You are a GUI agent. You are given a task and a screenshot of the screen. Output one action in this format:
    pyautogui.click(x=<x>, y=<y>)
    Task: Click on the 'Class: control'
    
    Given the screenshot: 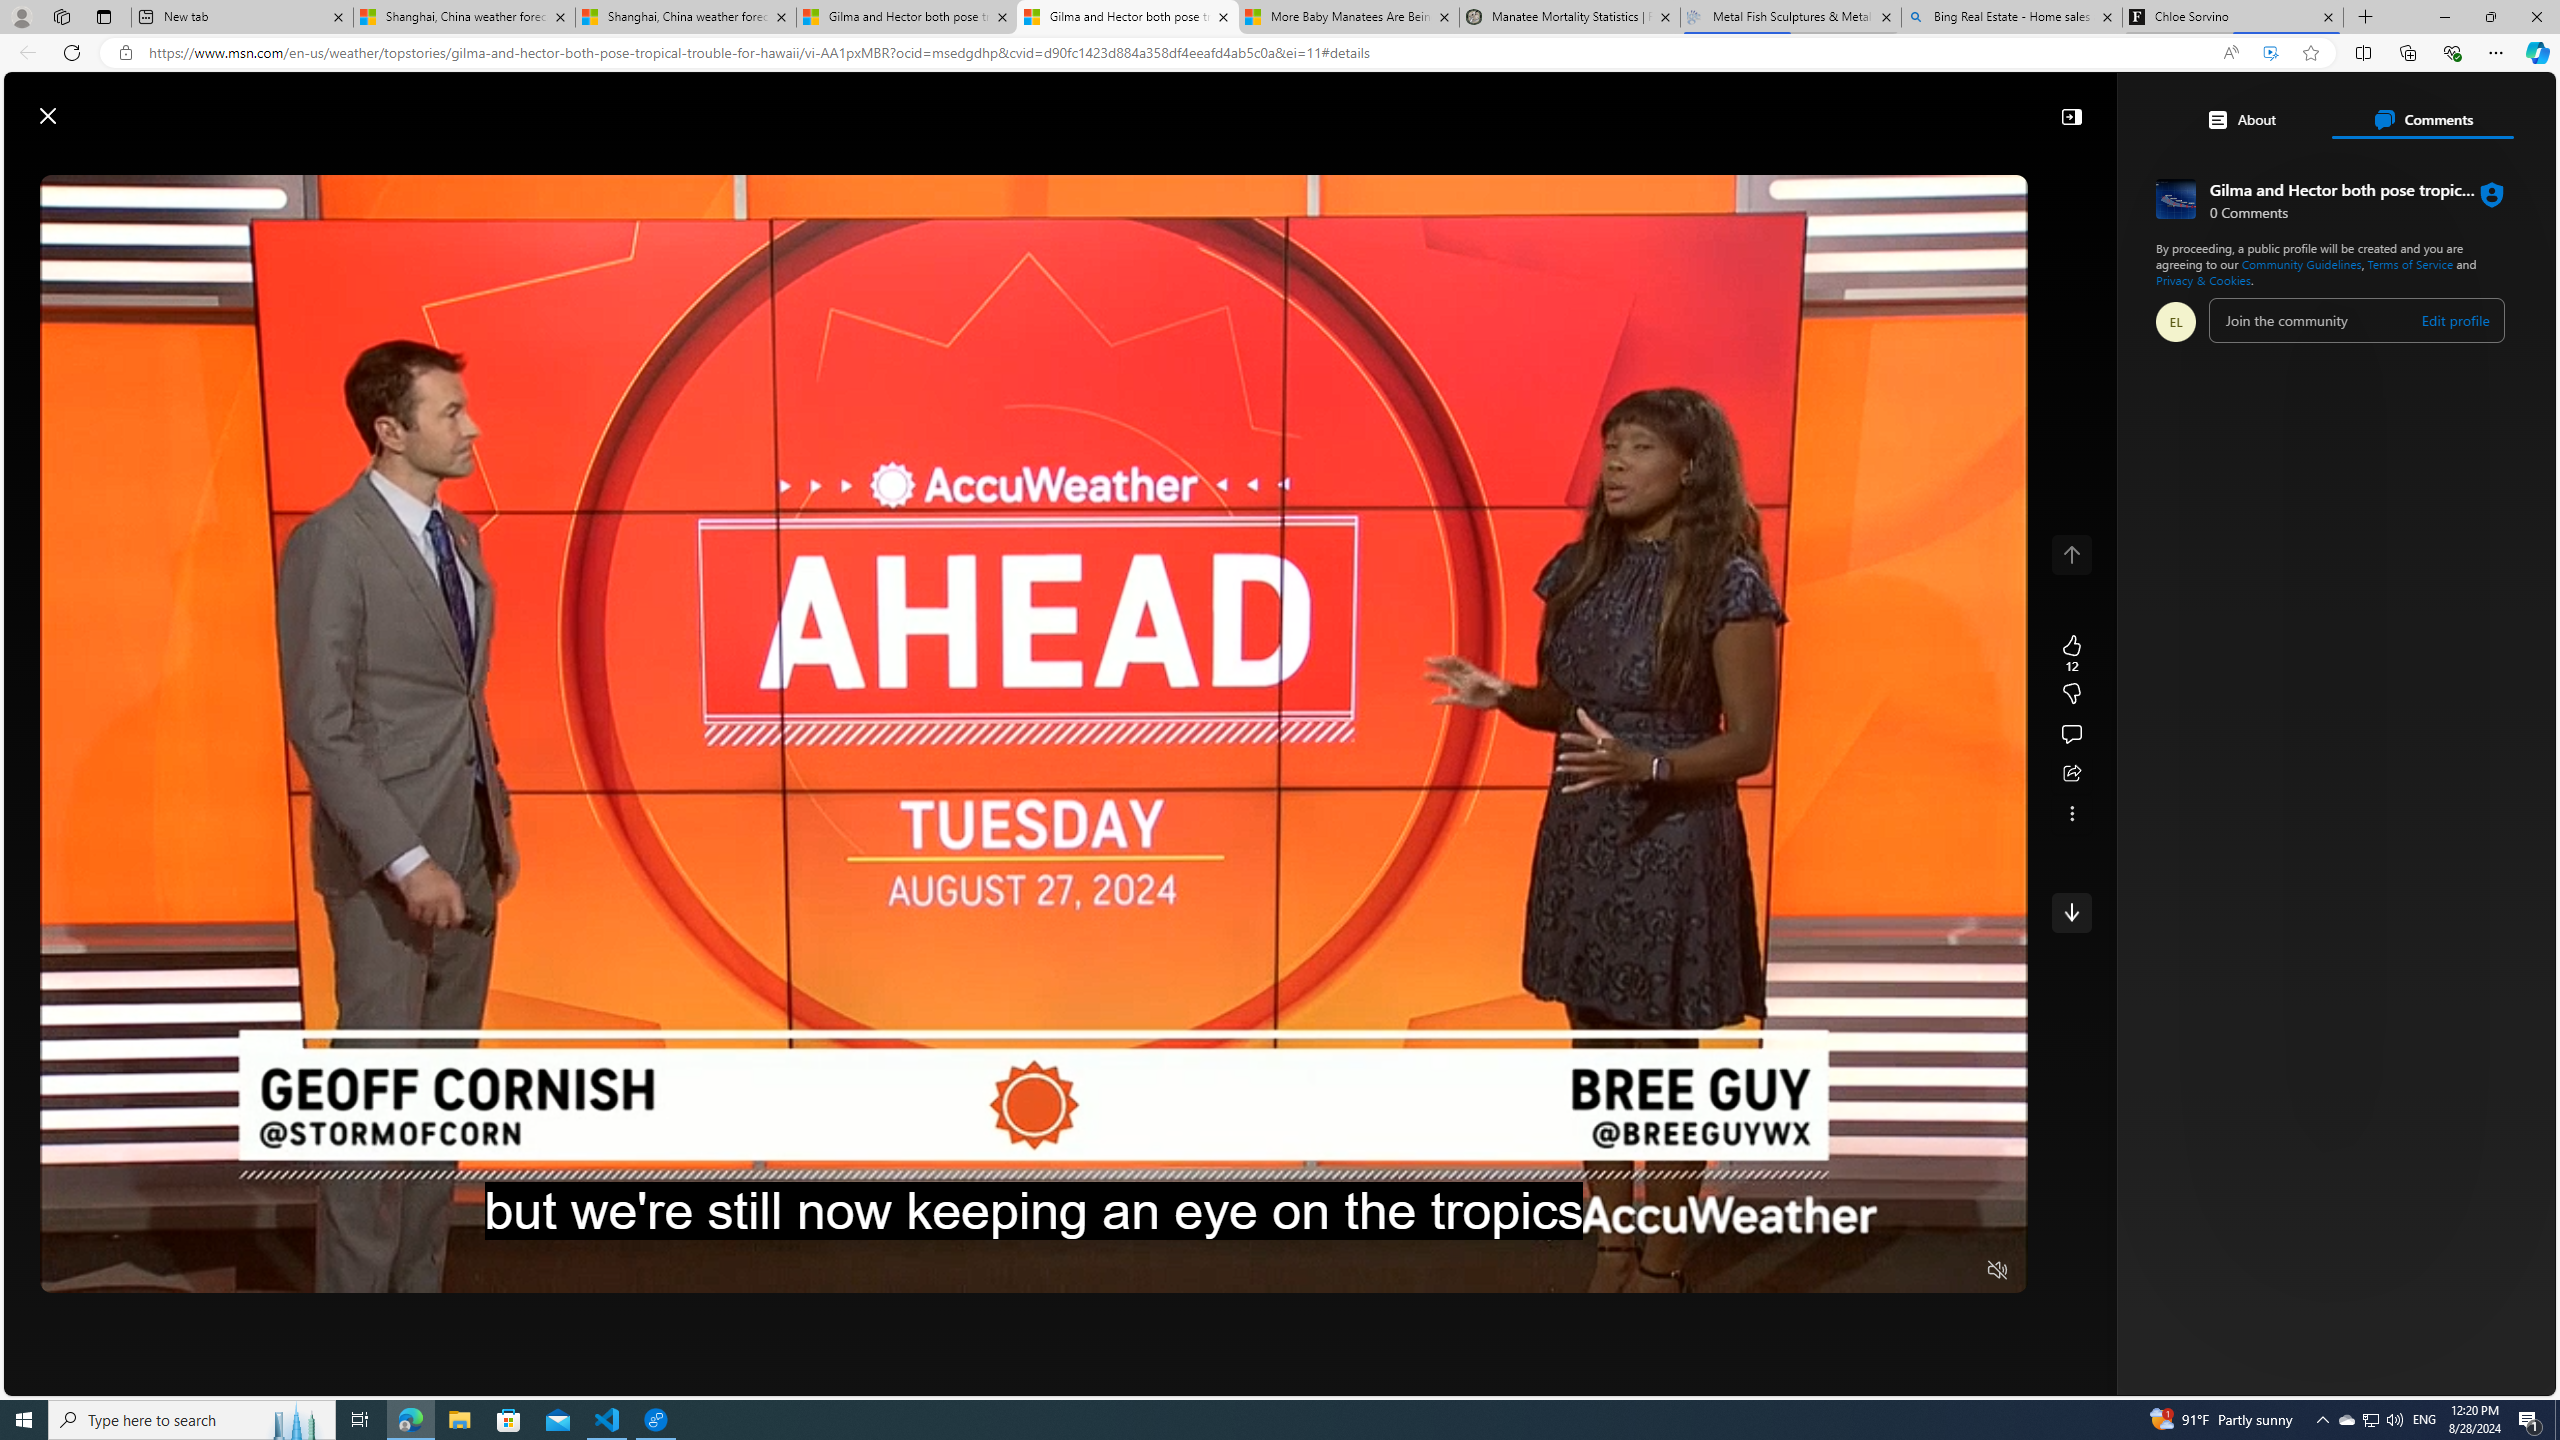 What is the action you would take?
    pyautogui.click(x=2071, y=911)
    